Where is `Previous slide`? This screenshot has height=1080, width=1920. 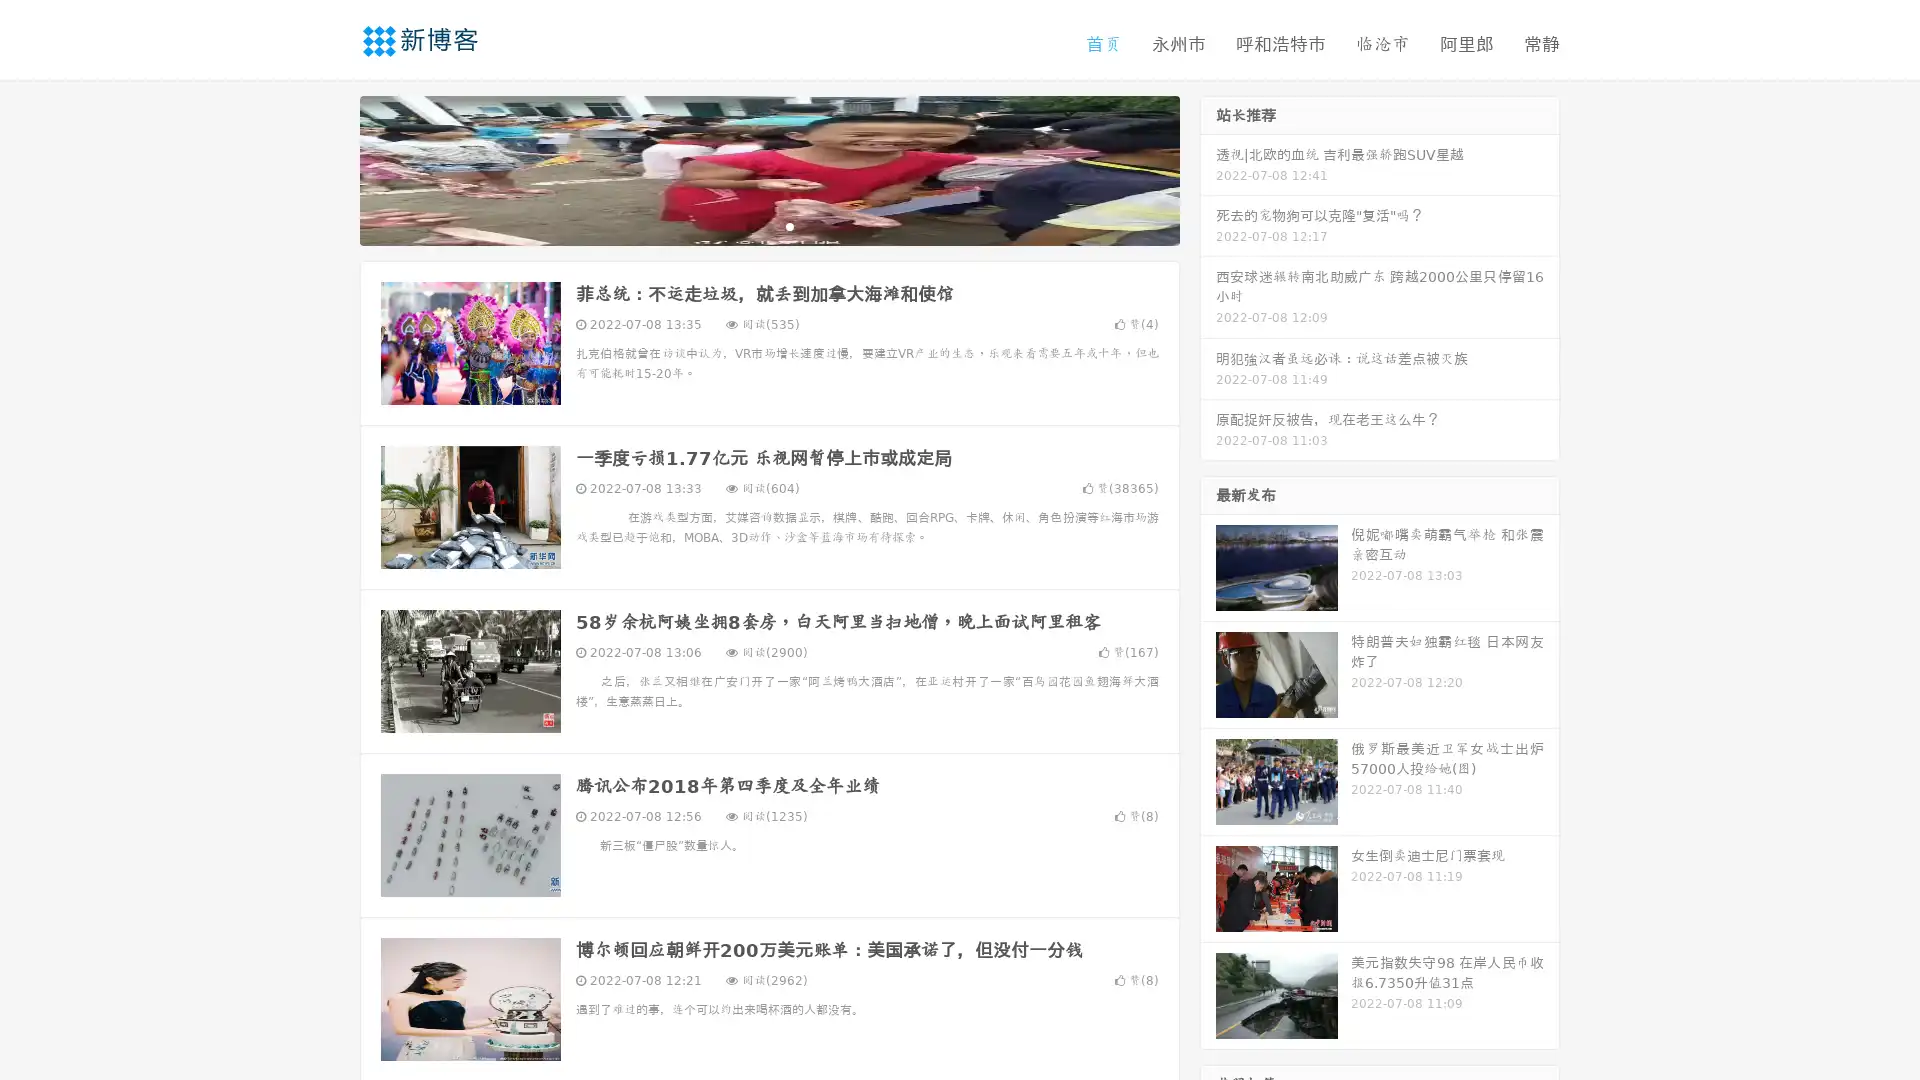
Previous slide is located at coordinates (330, 168).